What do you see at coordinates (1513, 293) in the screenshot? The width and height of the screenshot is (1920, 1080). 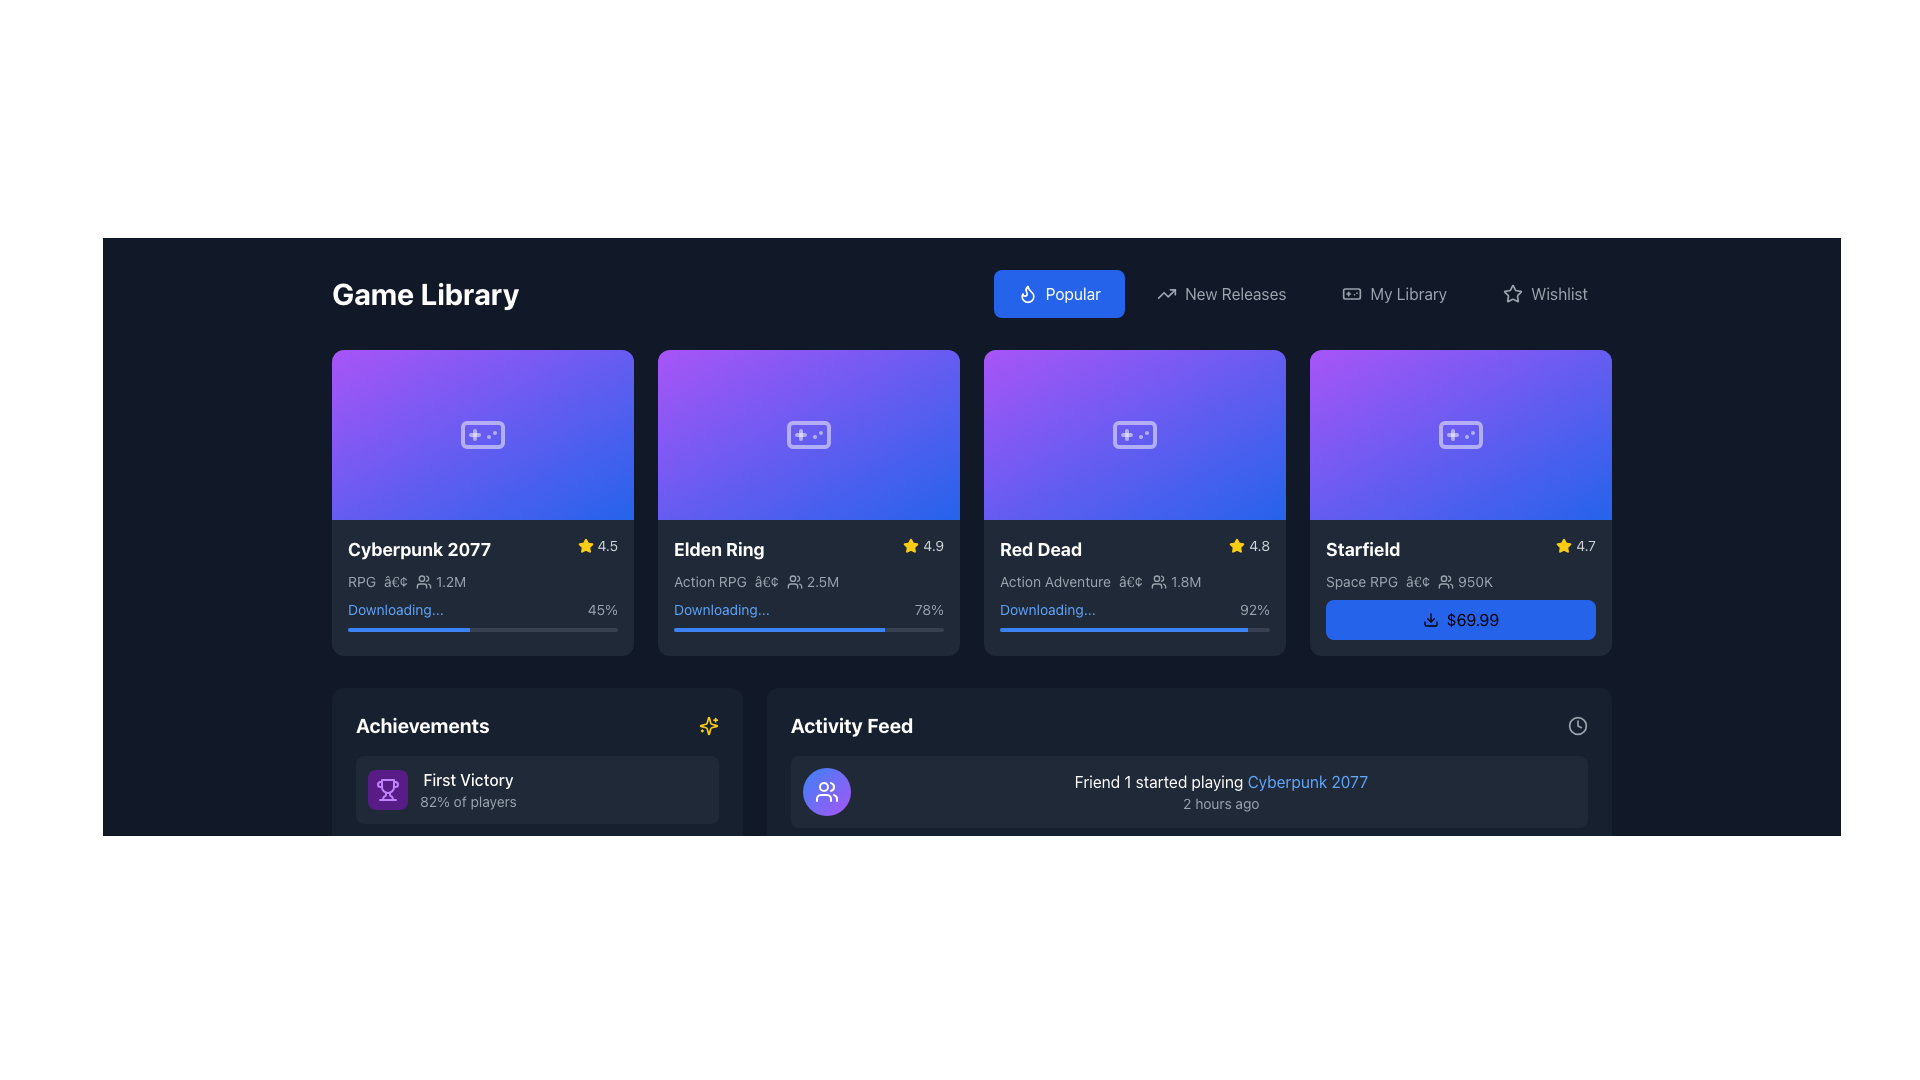 I see `the star icon representing the 'Wishlist' feature located in the navigation bar at the top-right corner of the interface` at bounding box center [1513, 293].